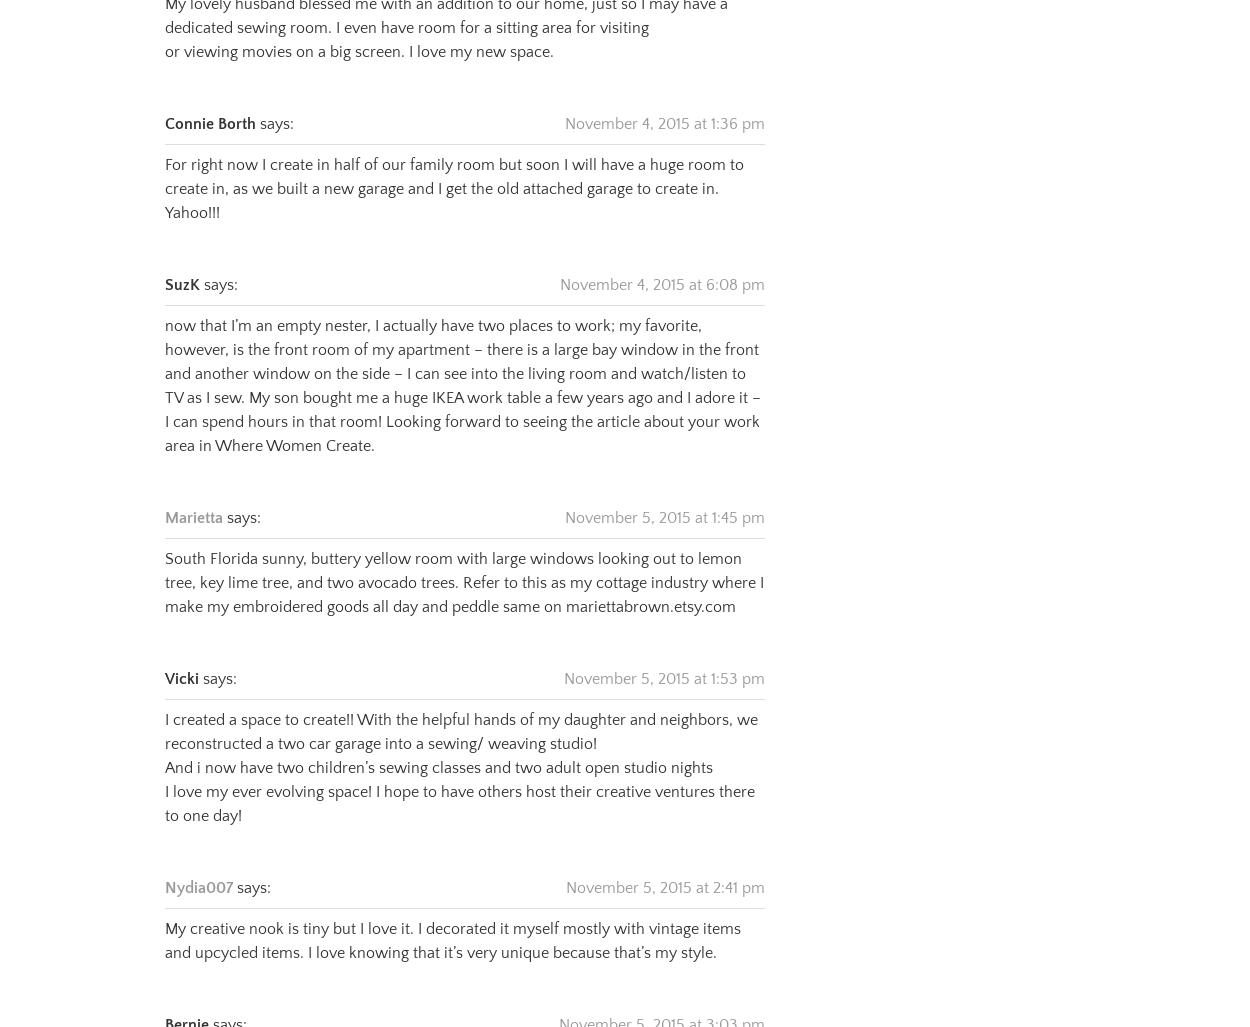  I want to click on 'November 4, 2015 at 1:36 pm', so click(665, 98).